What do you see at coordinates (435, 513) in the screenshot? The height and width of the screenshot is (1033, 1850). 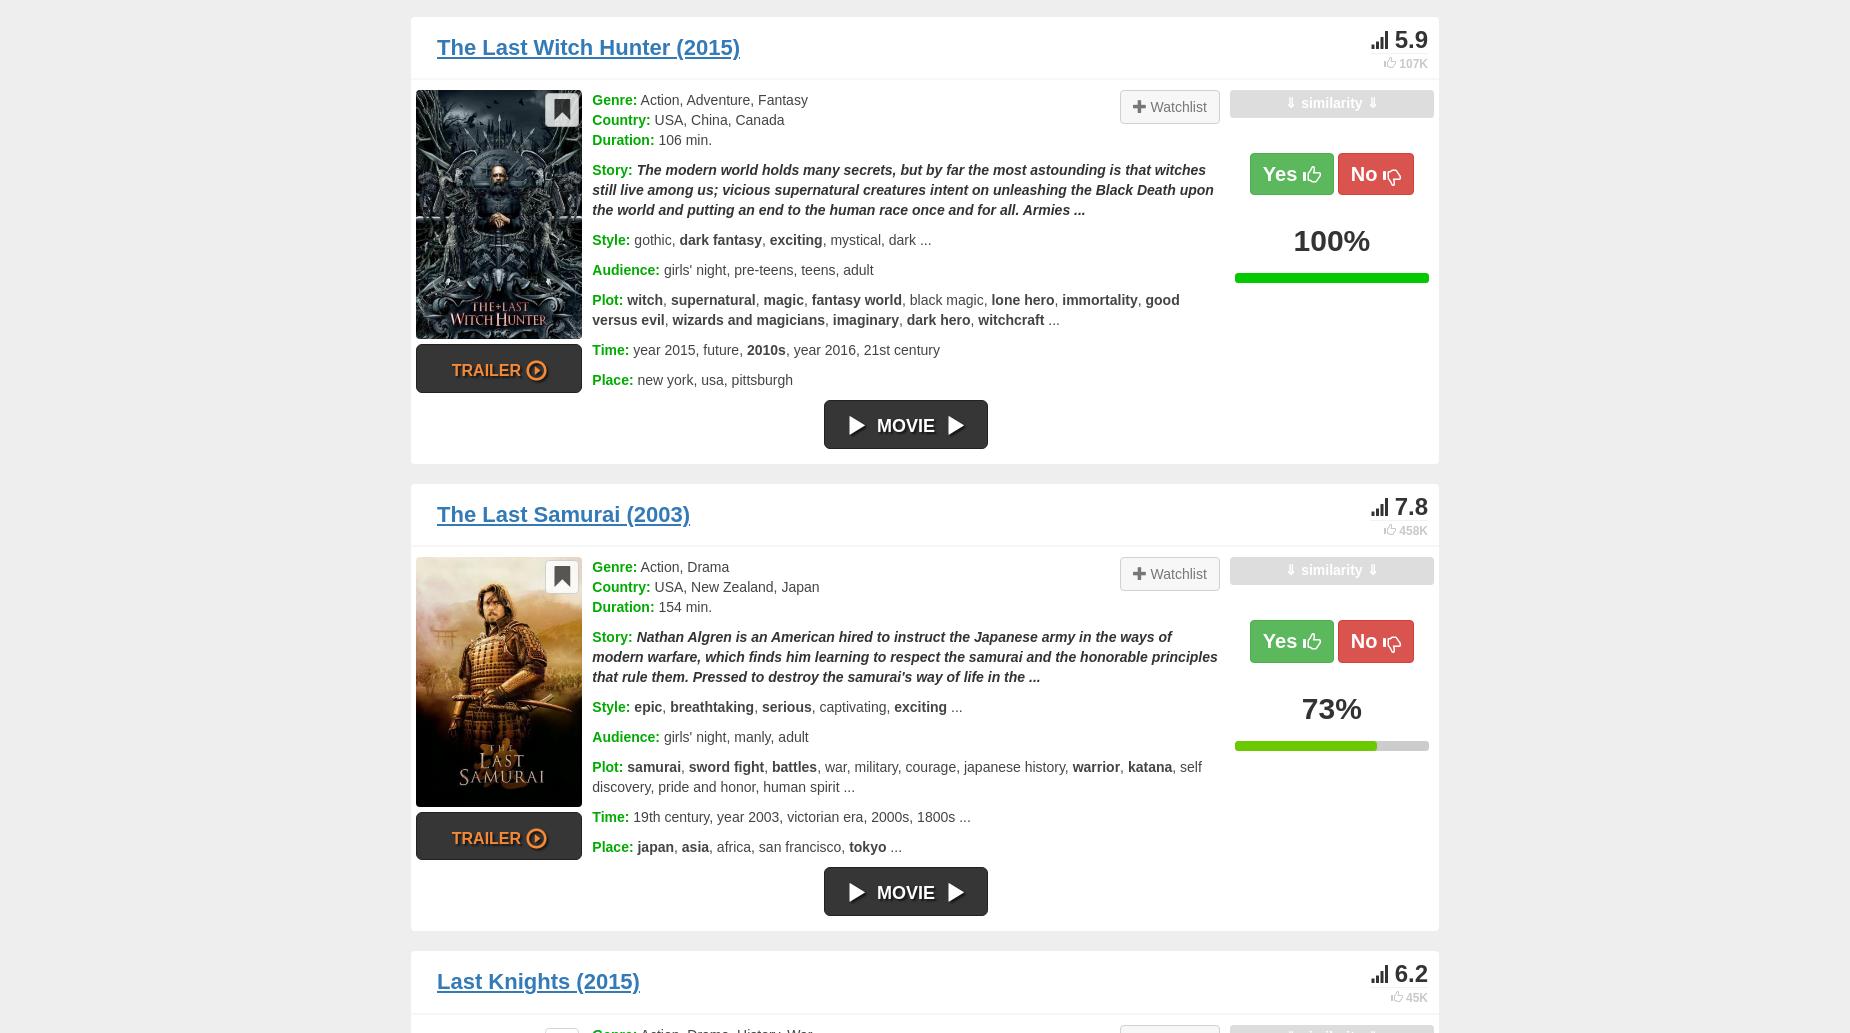 I see `'The Last Samurai (2003)'` at bounding box center [435, 513].